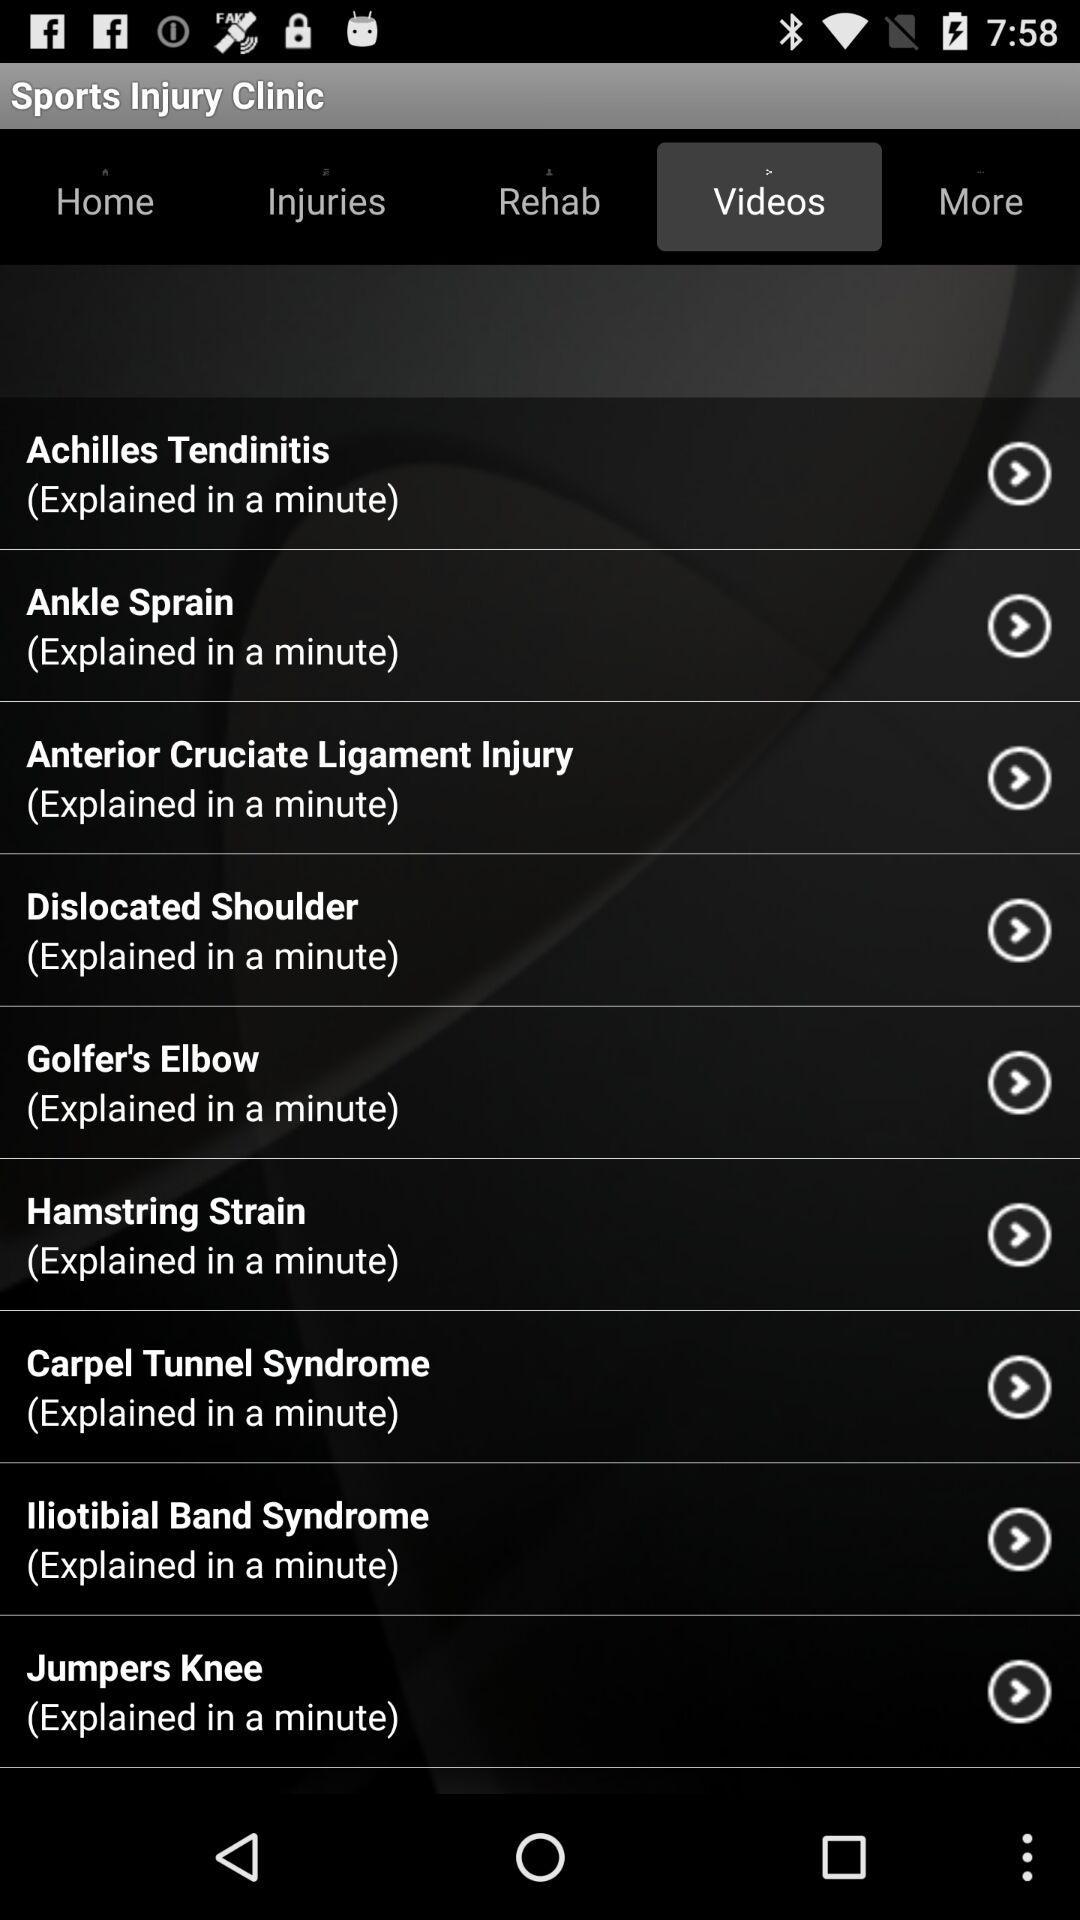  I want to click on the item below the explained in a icon, so click(130, 599).